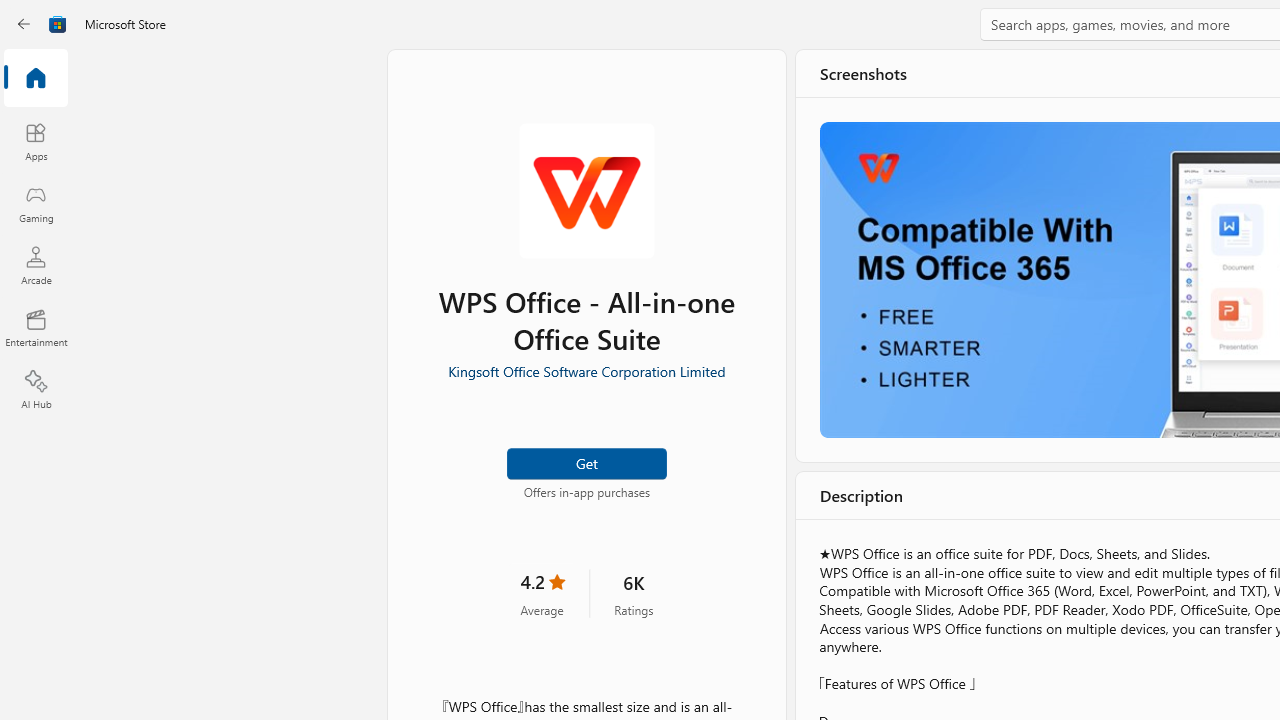 The height and width of the screenshot is (720, 1280). I want to click on 'Back', so click(24, 24).